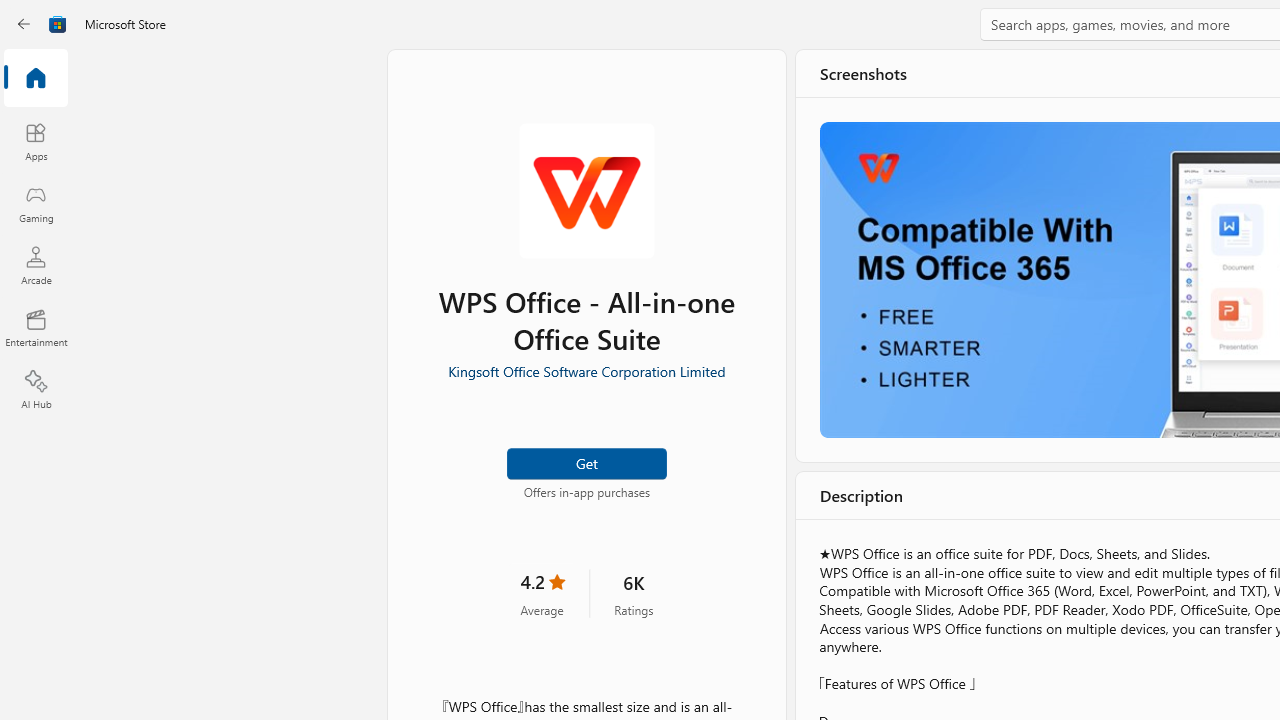 The height and width of the screenshot is (720, 1280). I want to click on 'Back', so click(24, 24).